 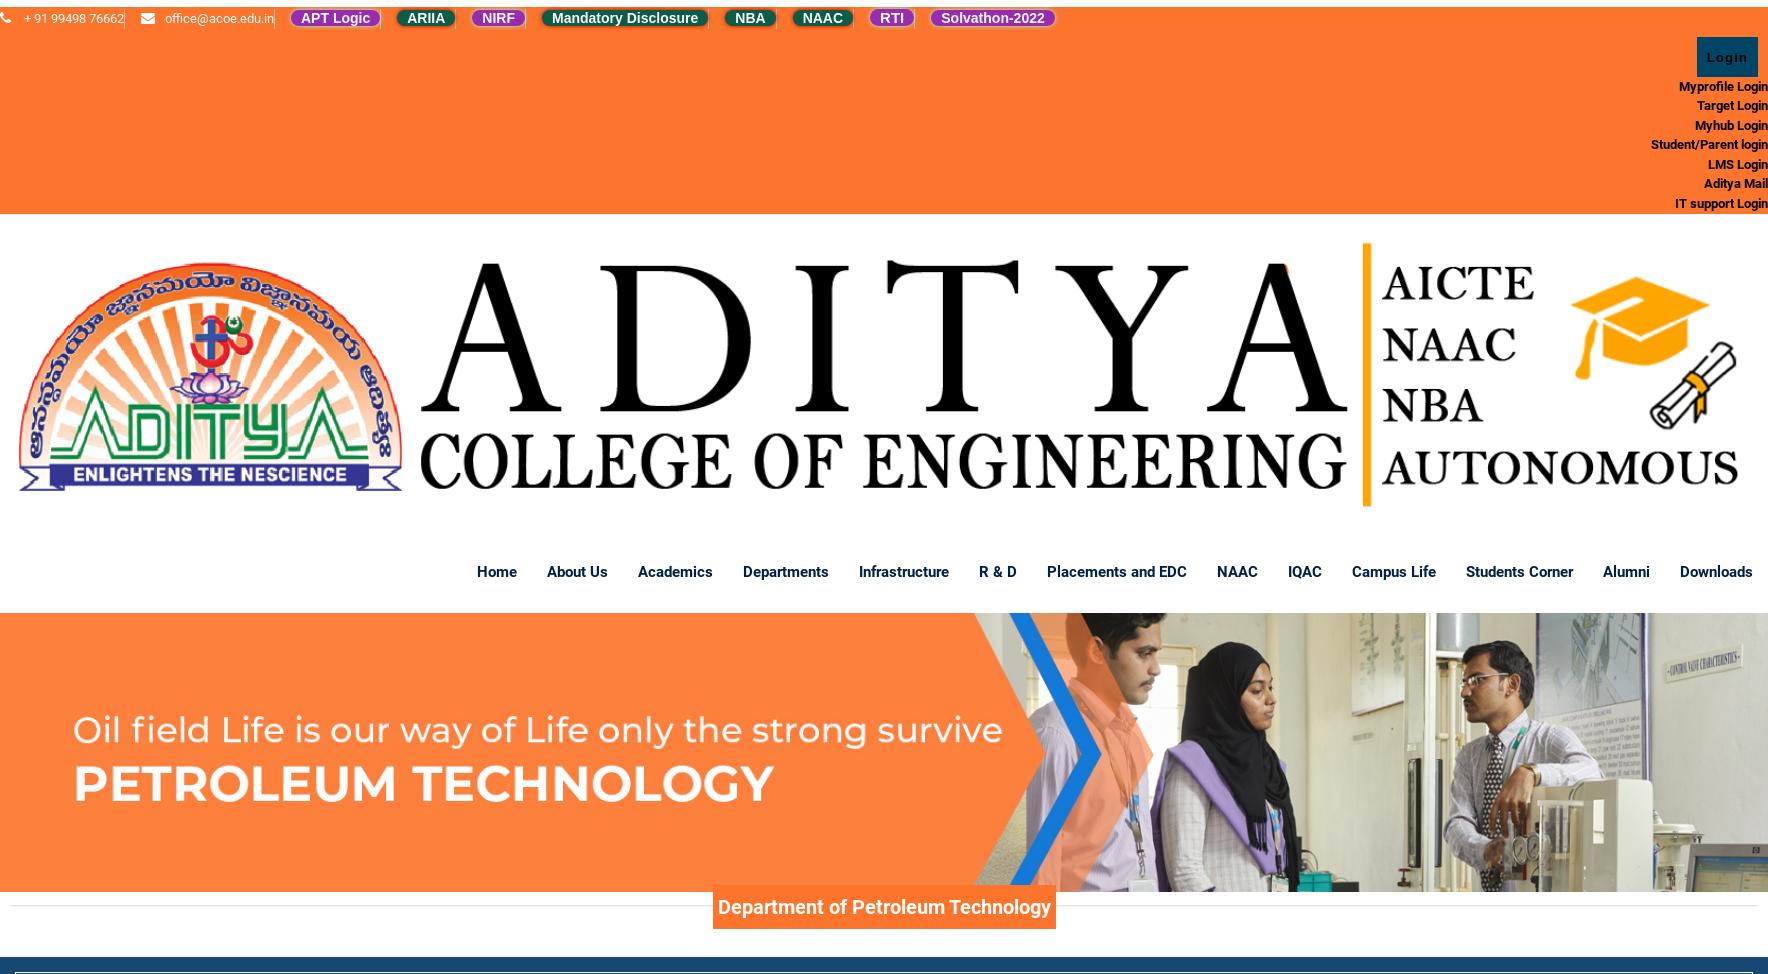 What do you see at coordinates (734, 18) in the screenshot?
I see `'NBA'` at bounding box center [734, 18].